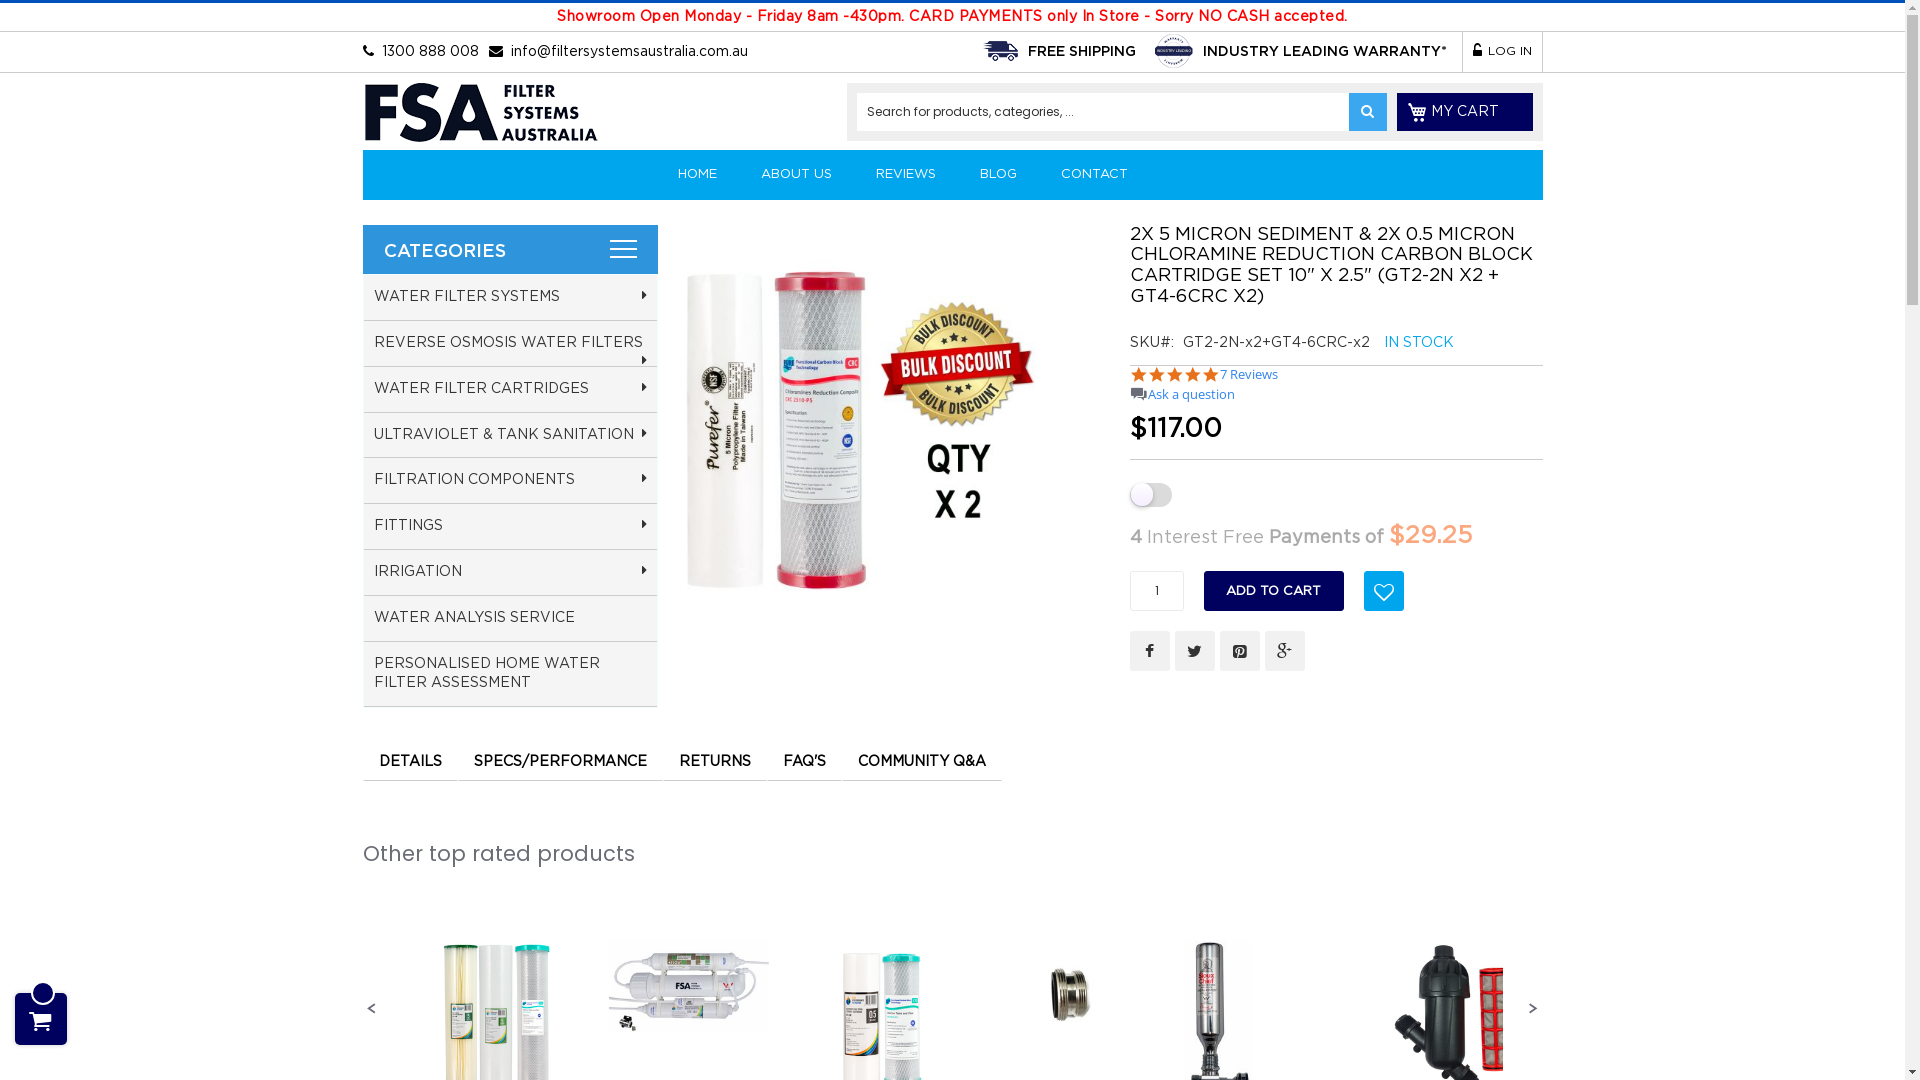 The image size is (1920, 1080). I want to click on 'PERSONALISED HOME WATER FILTER ASSESSMENT', so click(510, 674).